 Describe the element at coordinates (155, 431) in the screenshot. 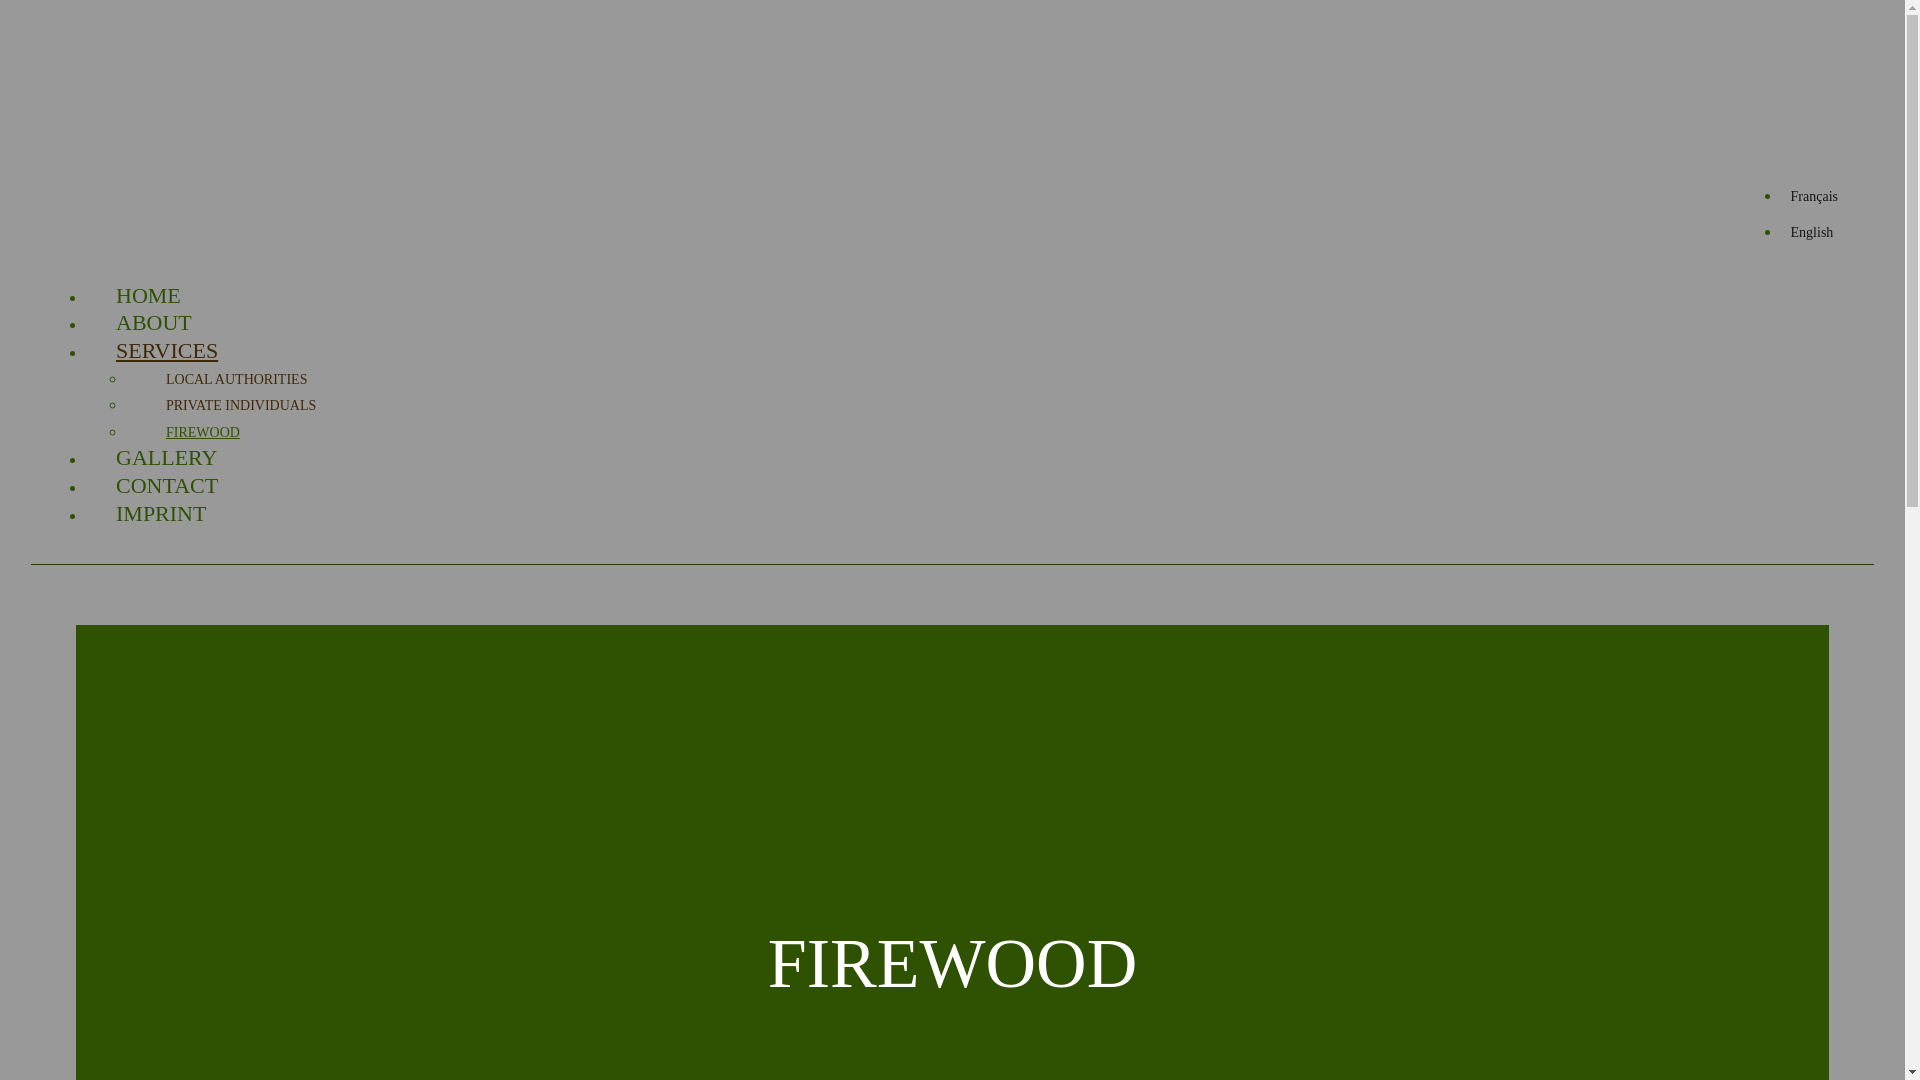

I see `'FIREWOOD'` at that location.